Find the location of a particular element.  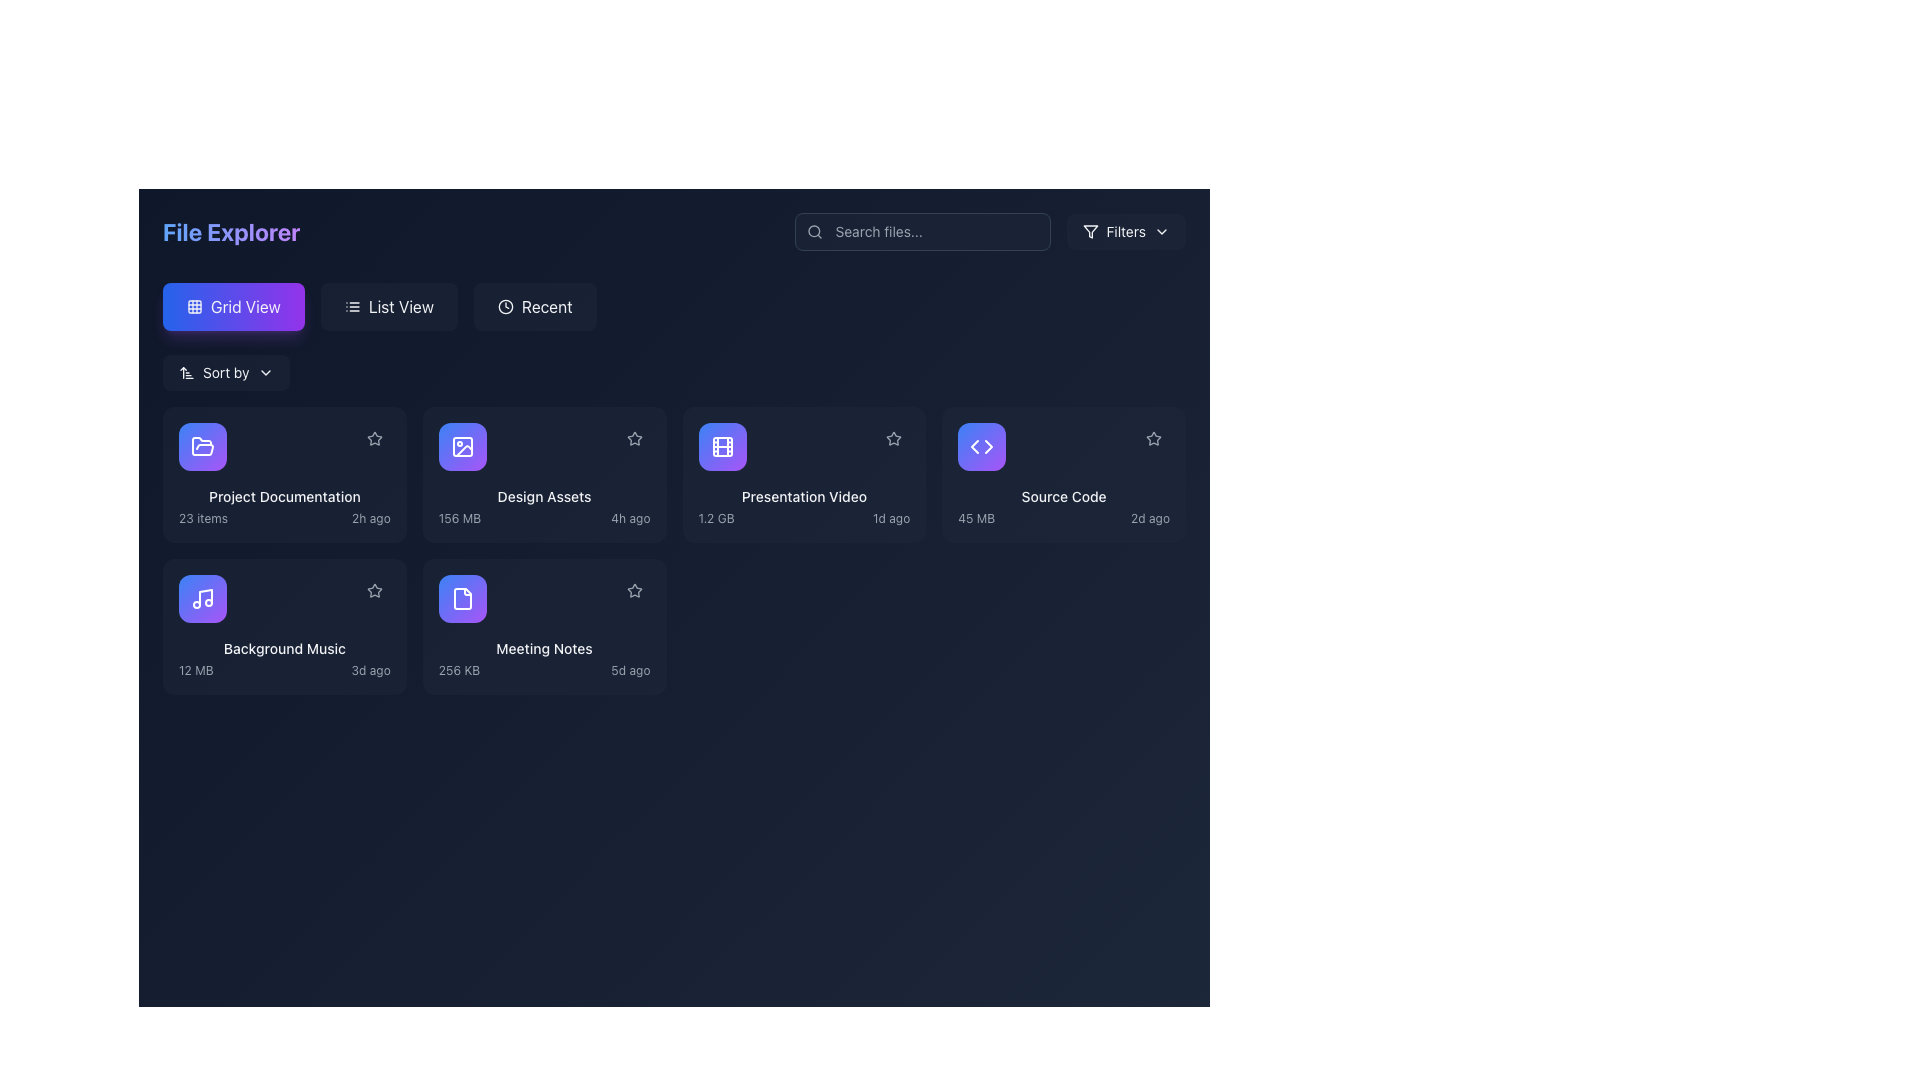

the star icon in the top-right corner of the 'Source Code' card in the file explorer is located at coordinates (1153, 437).